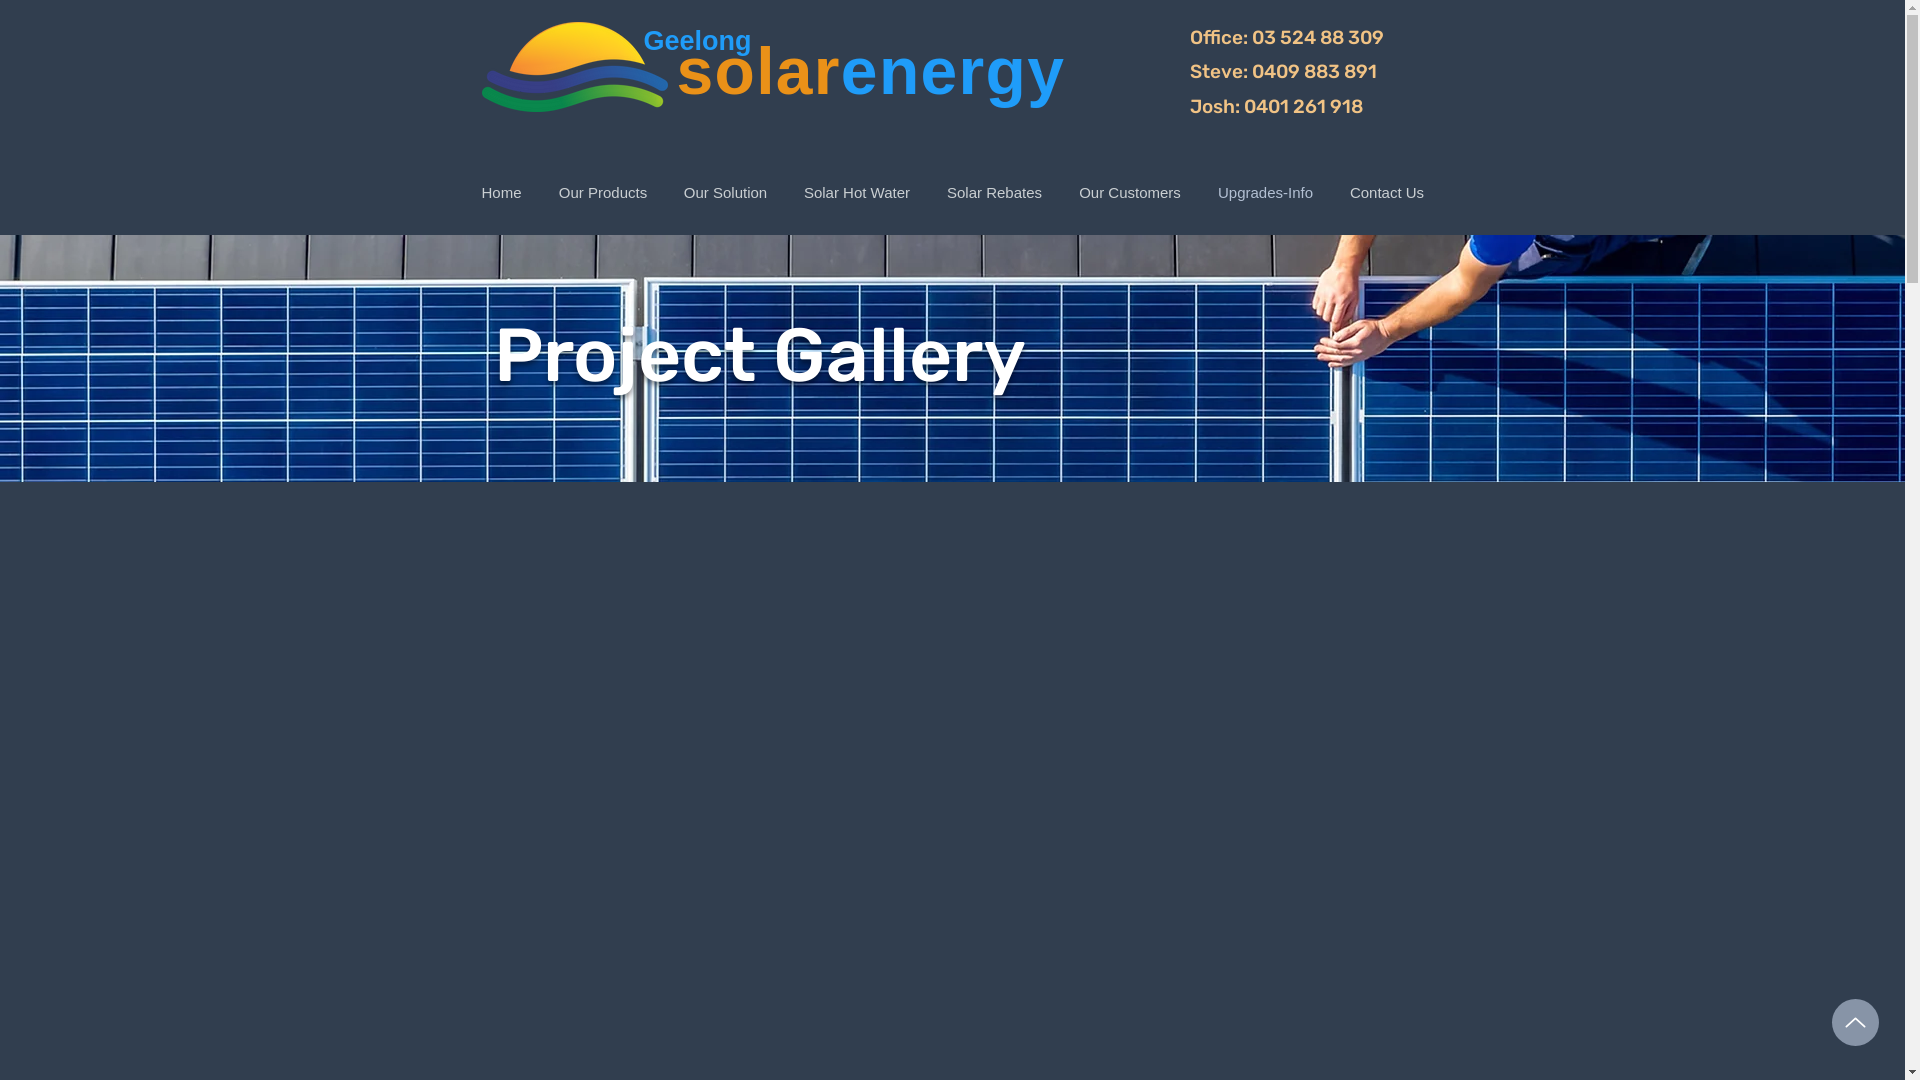  Describe the element at coordinates (1129, 192) in the screenshot. I see `'Our Customers'` at that location.